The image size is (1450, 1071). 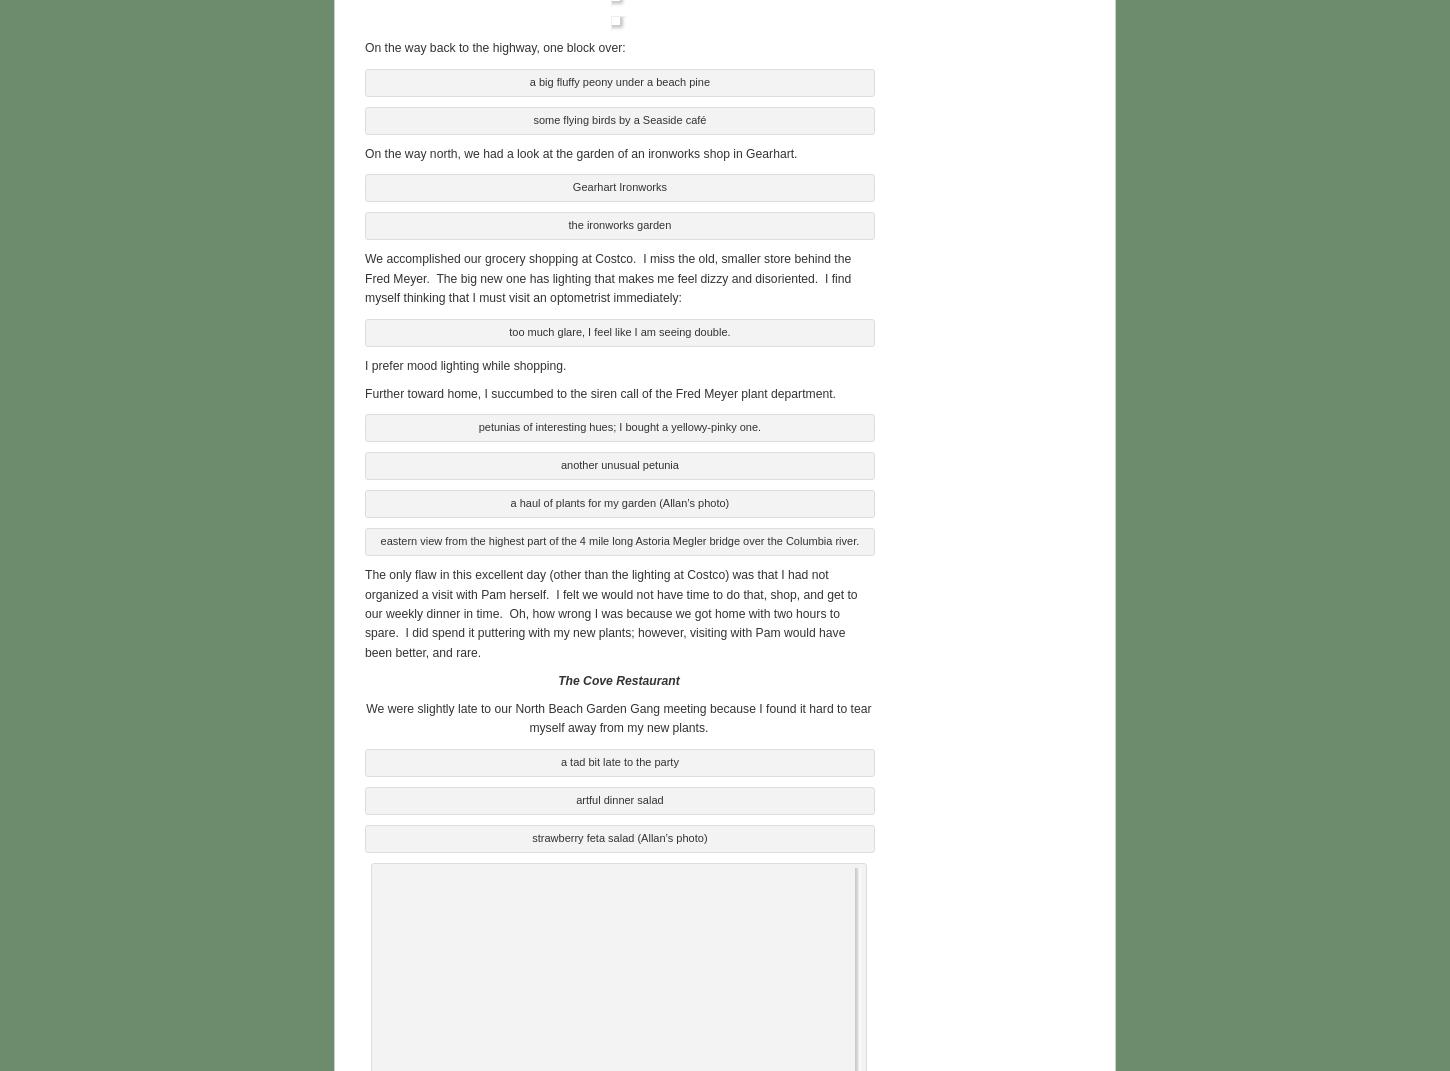 I want to click on 'On the way back to the highway, one block over:', so click(x=363, y=45).